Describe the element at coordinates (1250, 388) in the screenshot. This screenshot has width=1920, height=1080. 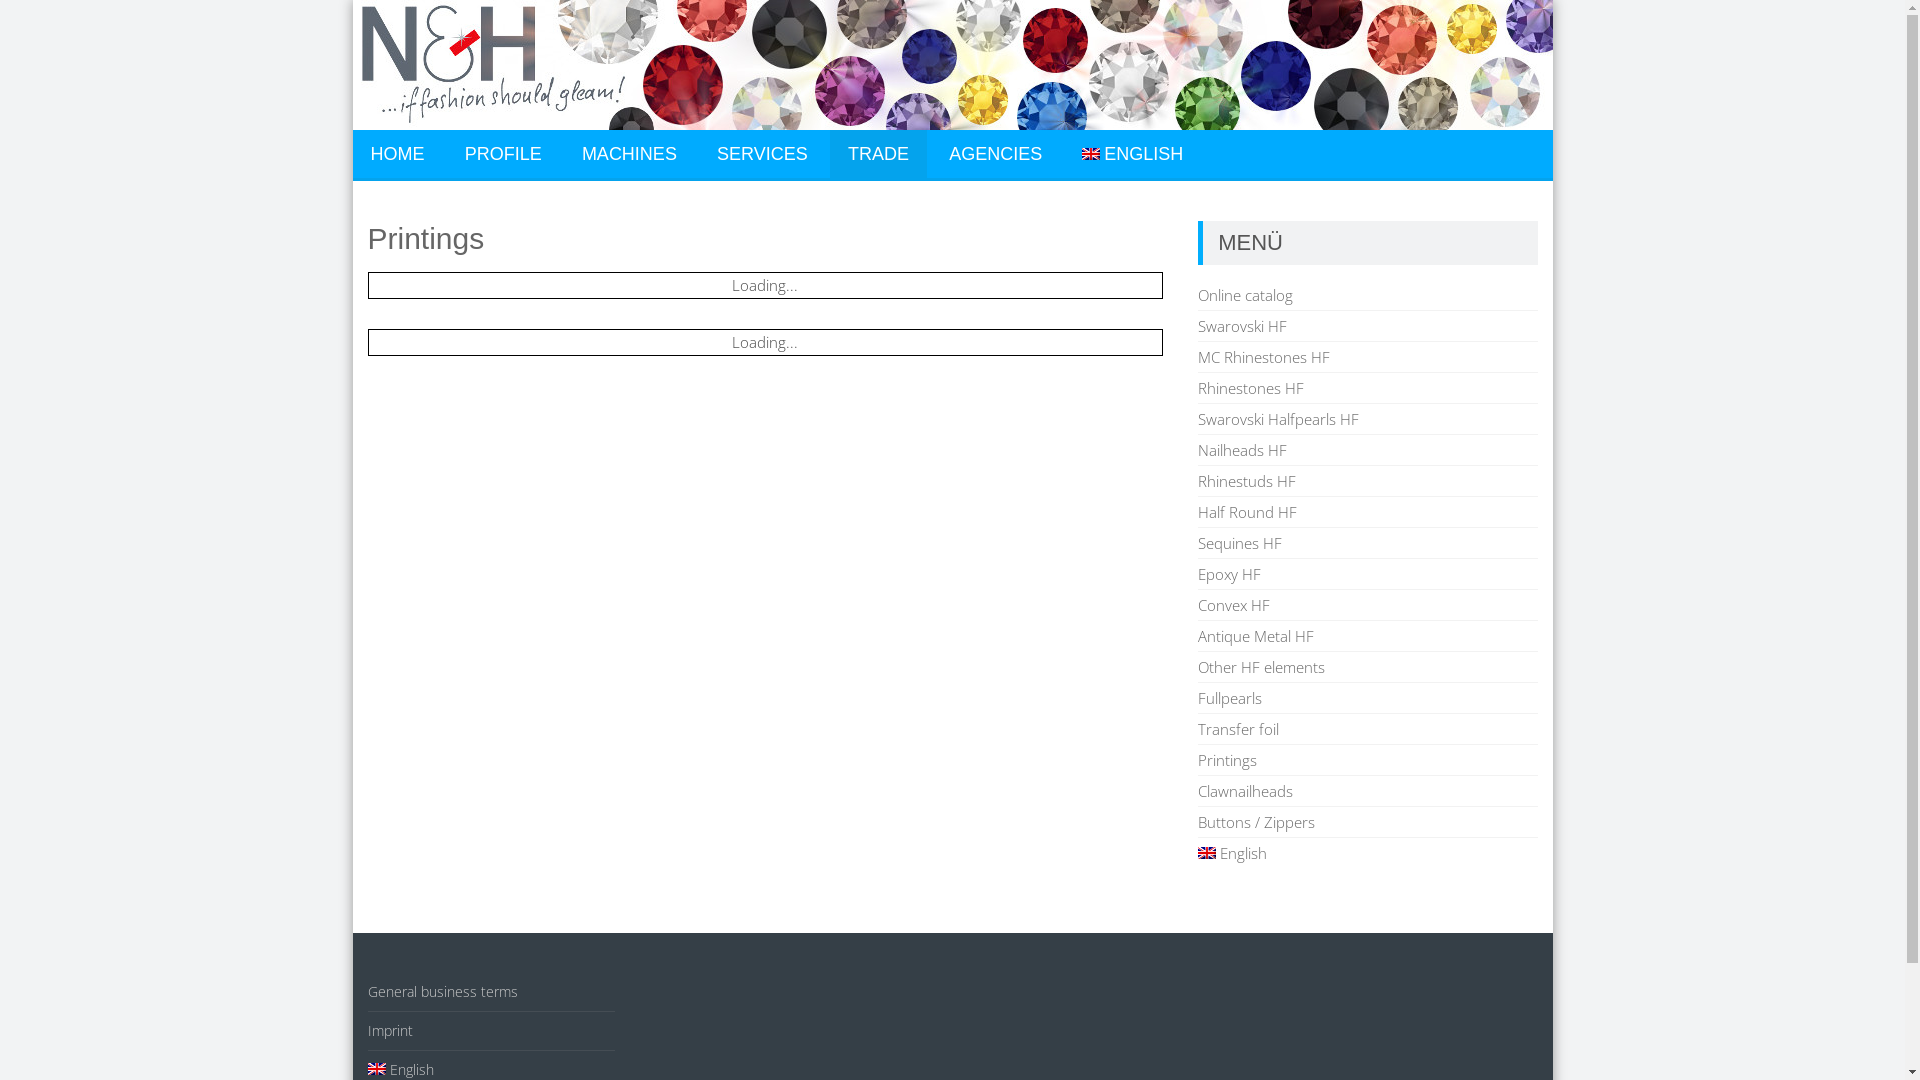
I see `'Rhinestones HF'` at that location.